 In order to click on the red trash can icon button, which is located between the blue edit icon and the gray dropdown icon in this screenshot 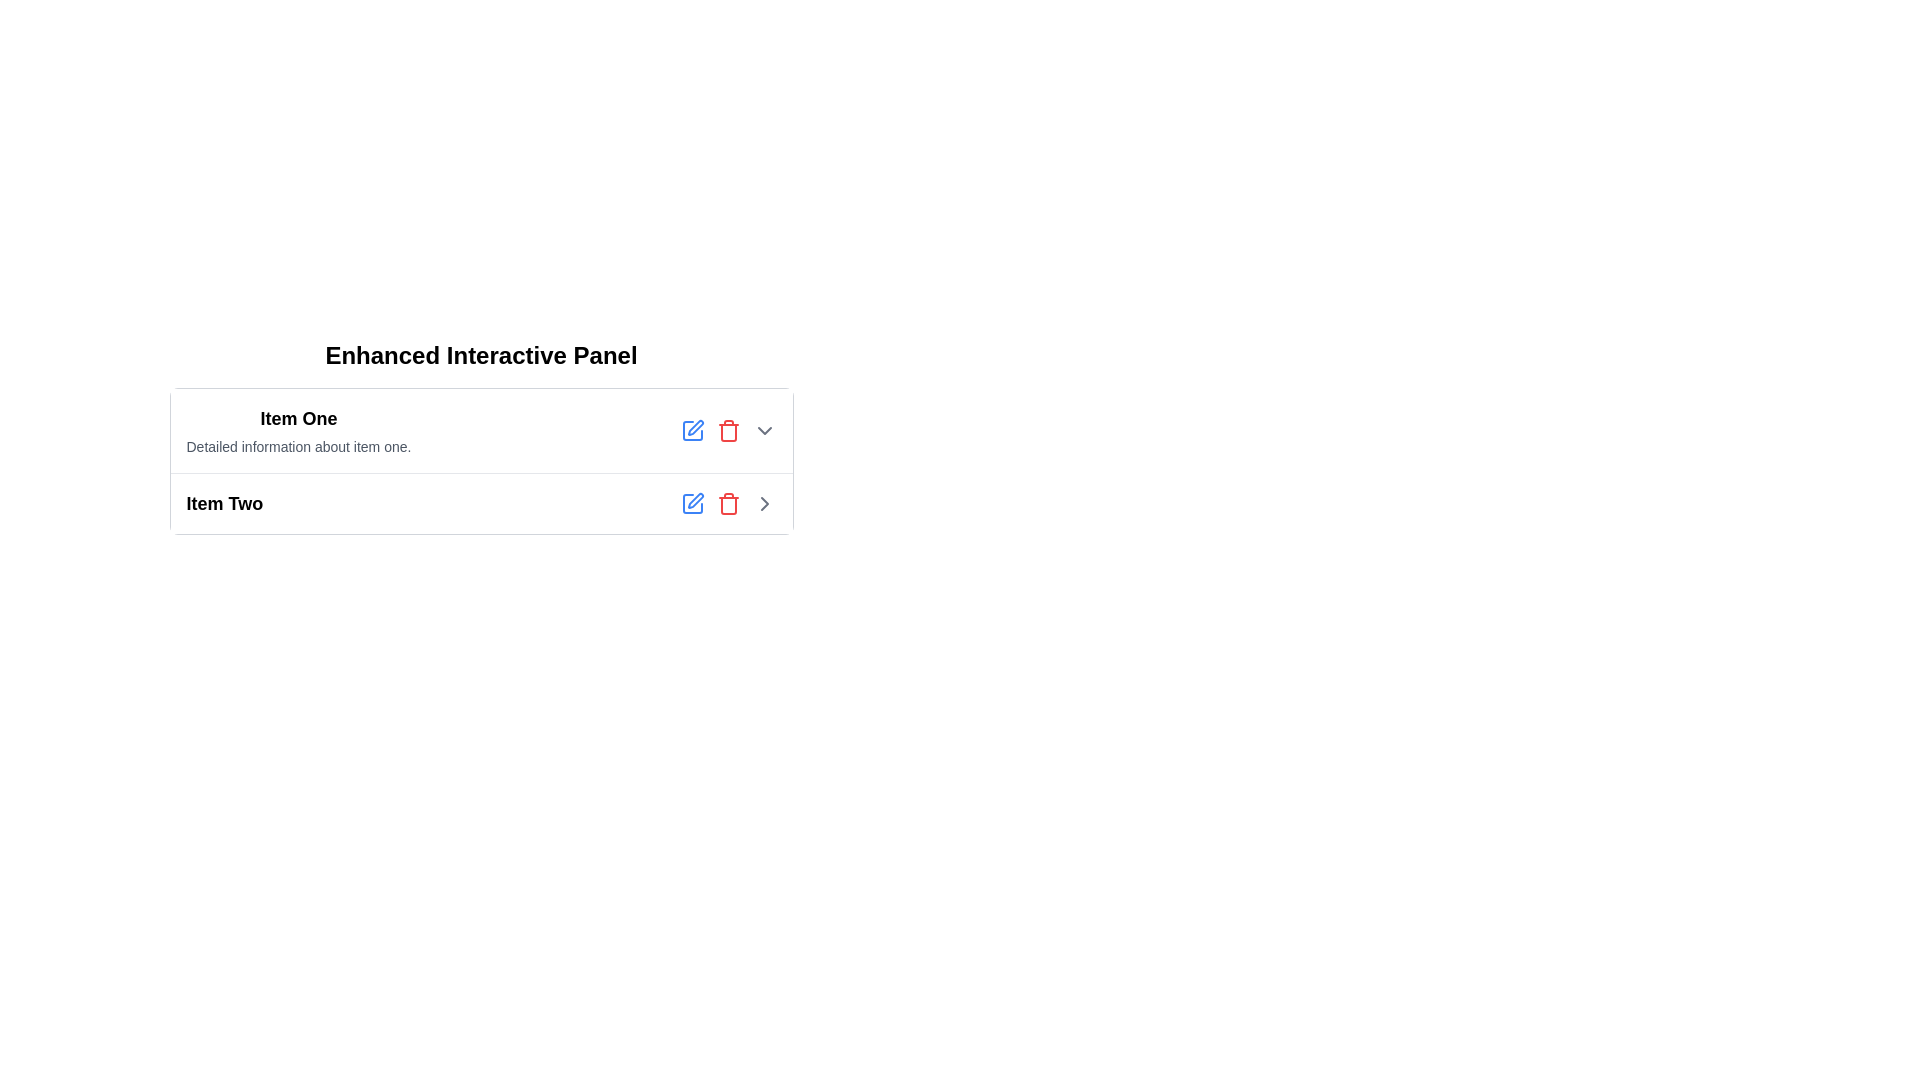, I will do `click(727, 430)`.